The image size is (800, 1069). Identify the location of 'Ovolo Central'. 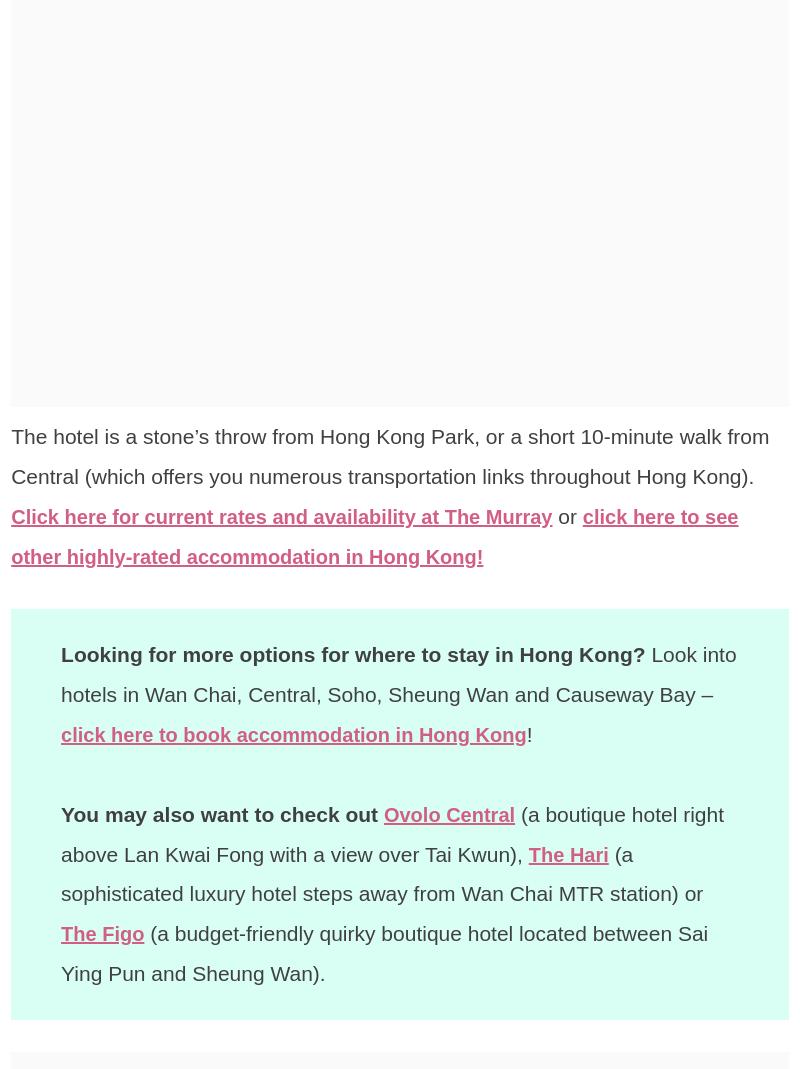
(450, 813).